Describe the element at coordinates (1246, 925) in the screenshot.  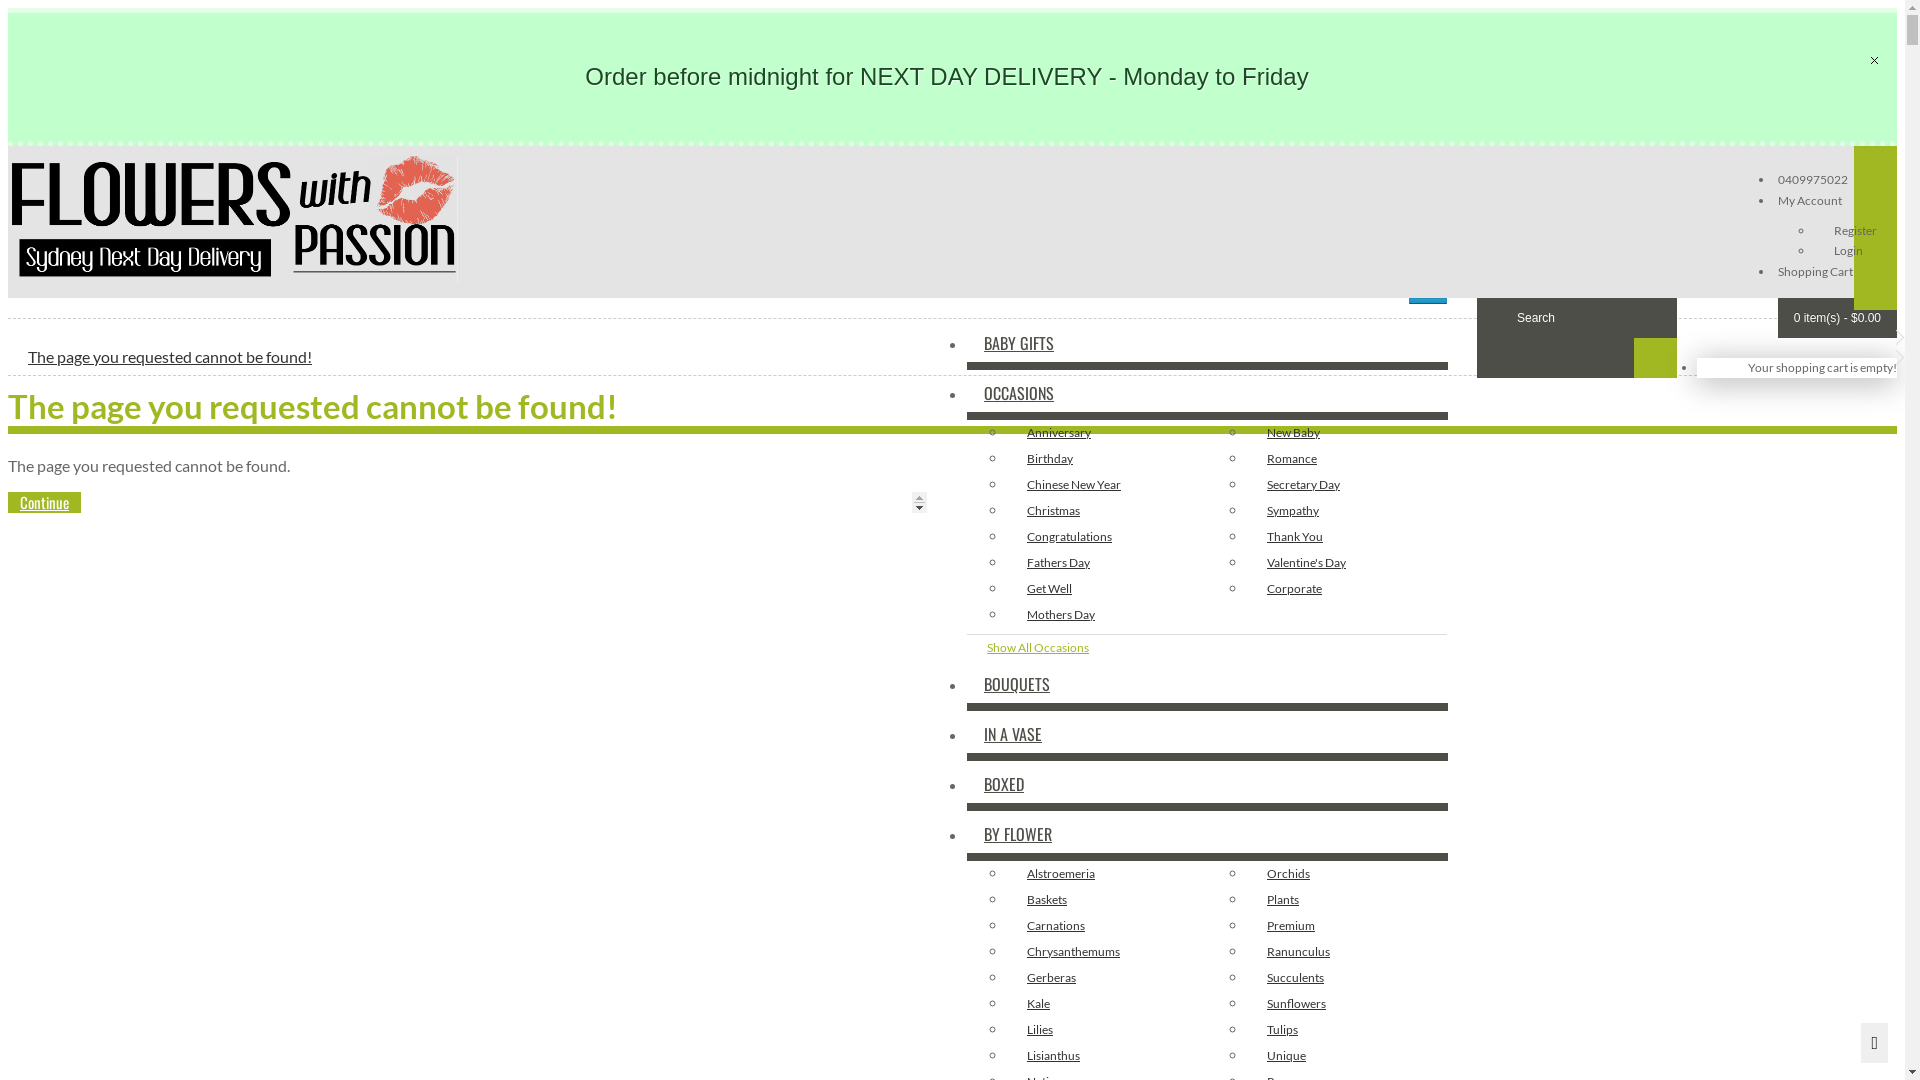
I see `'Premium'` at that location.